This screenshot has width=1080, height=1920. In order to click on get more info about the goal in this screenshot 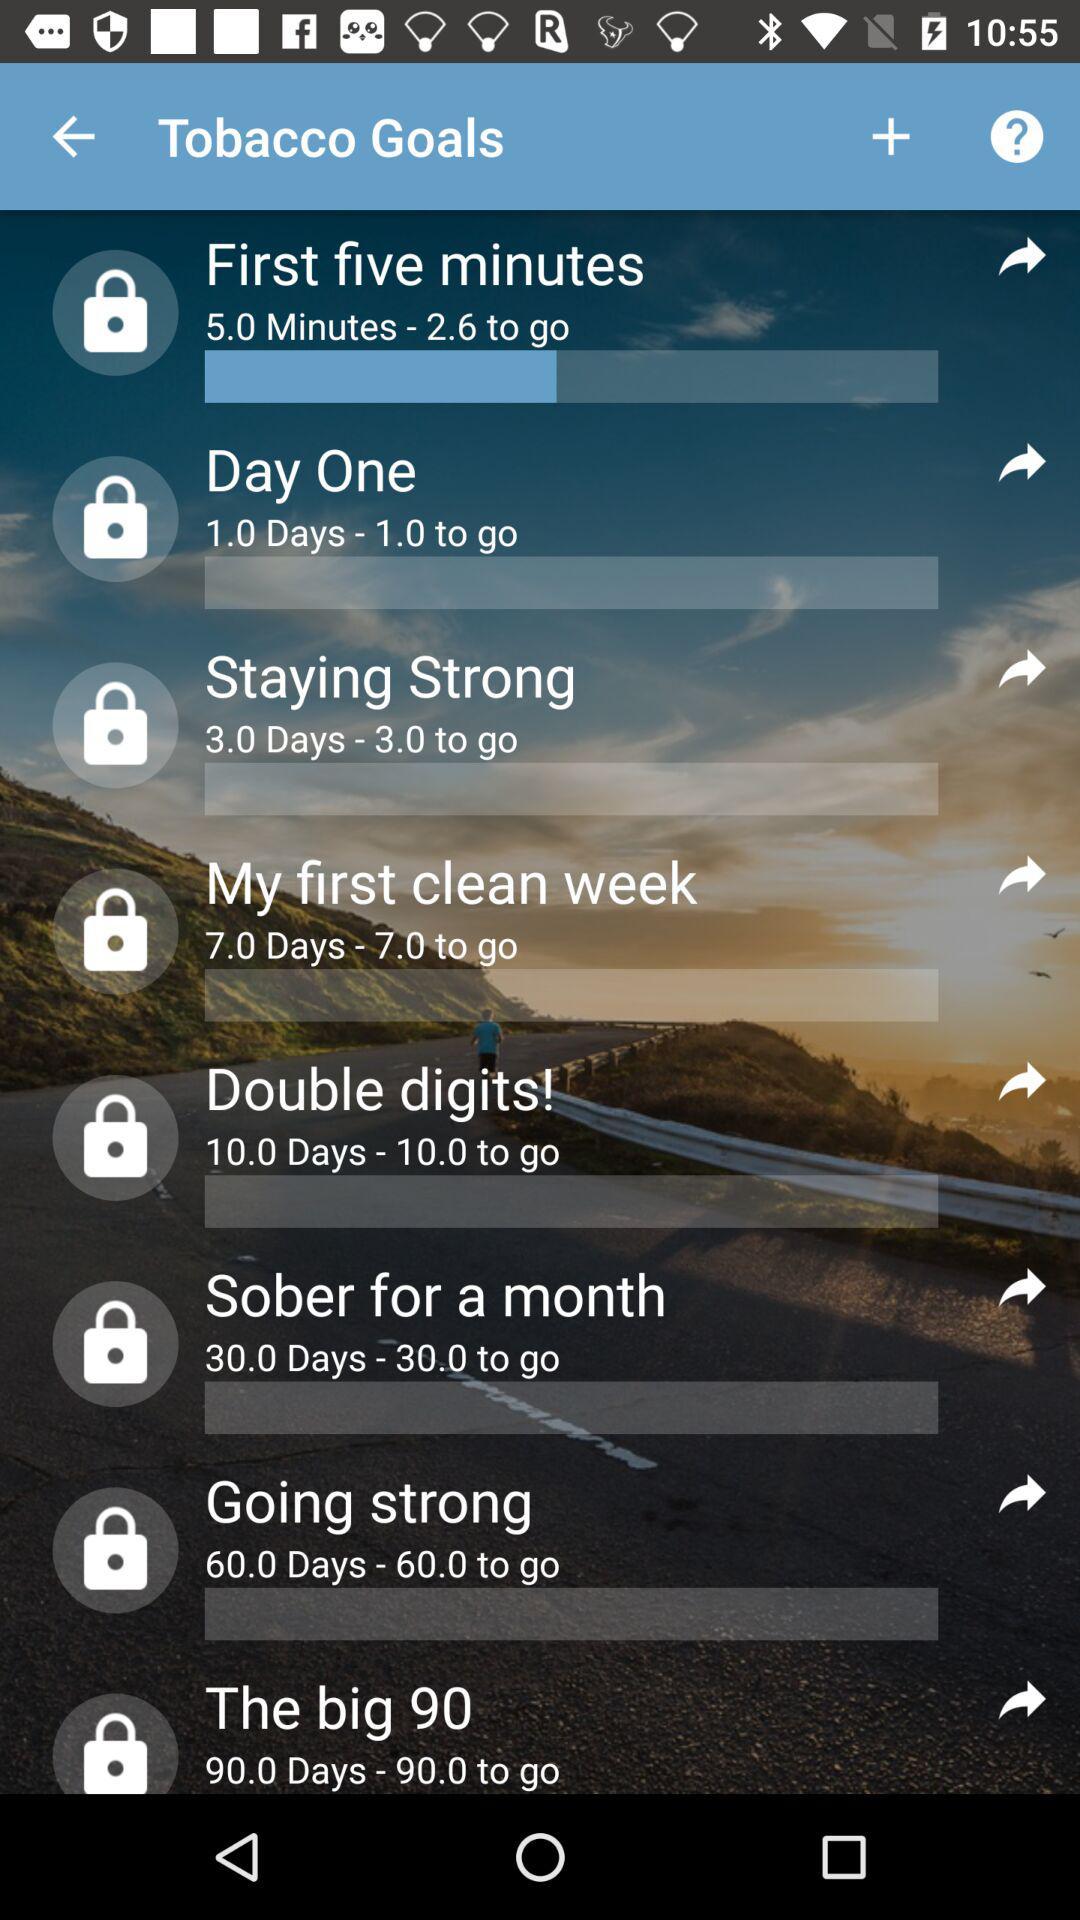, I will do `click(1022, 460)`.